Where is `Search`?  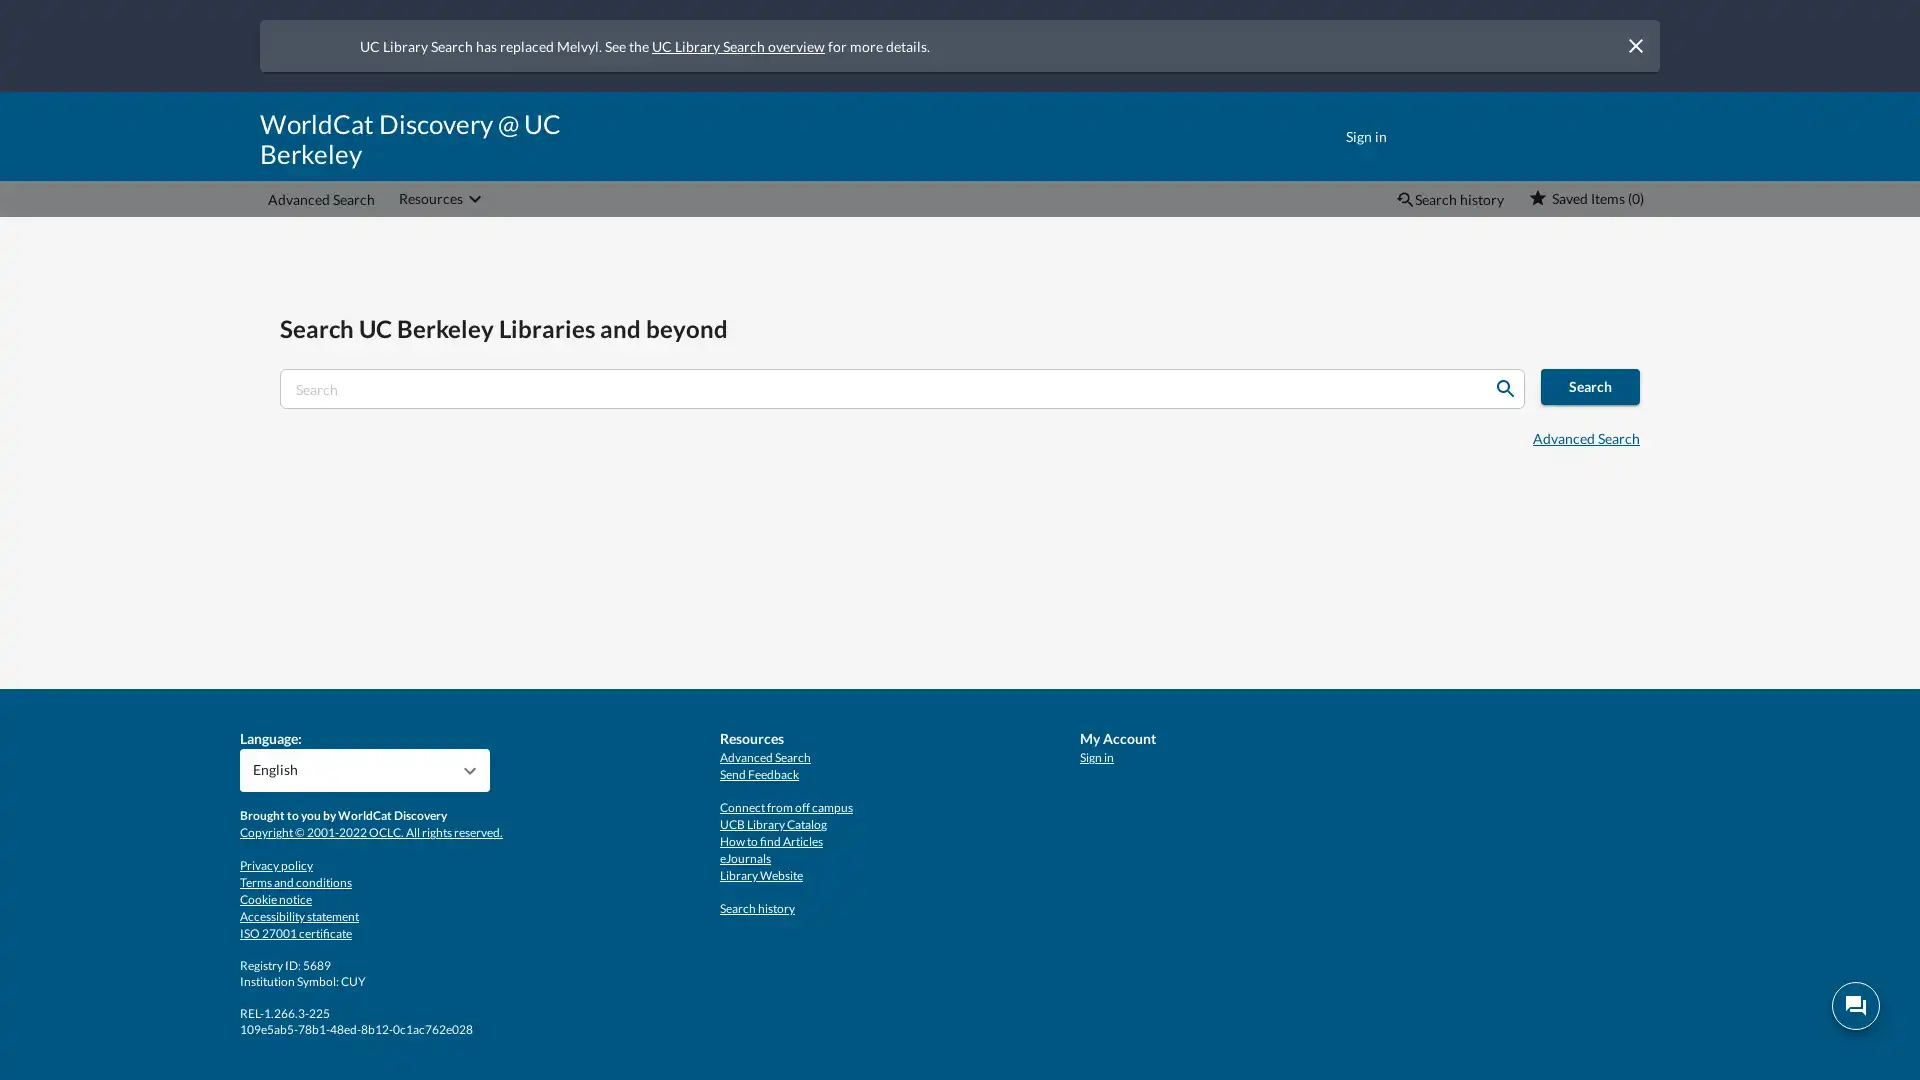
Search is located at coordinates (1589, 386).